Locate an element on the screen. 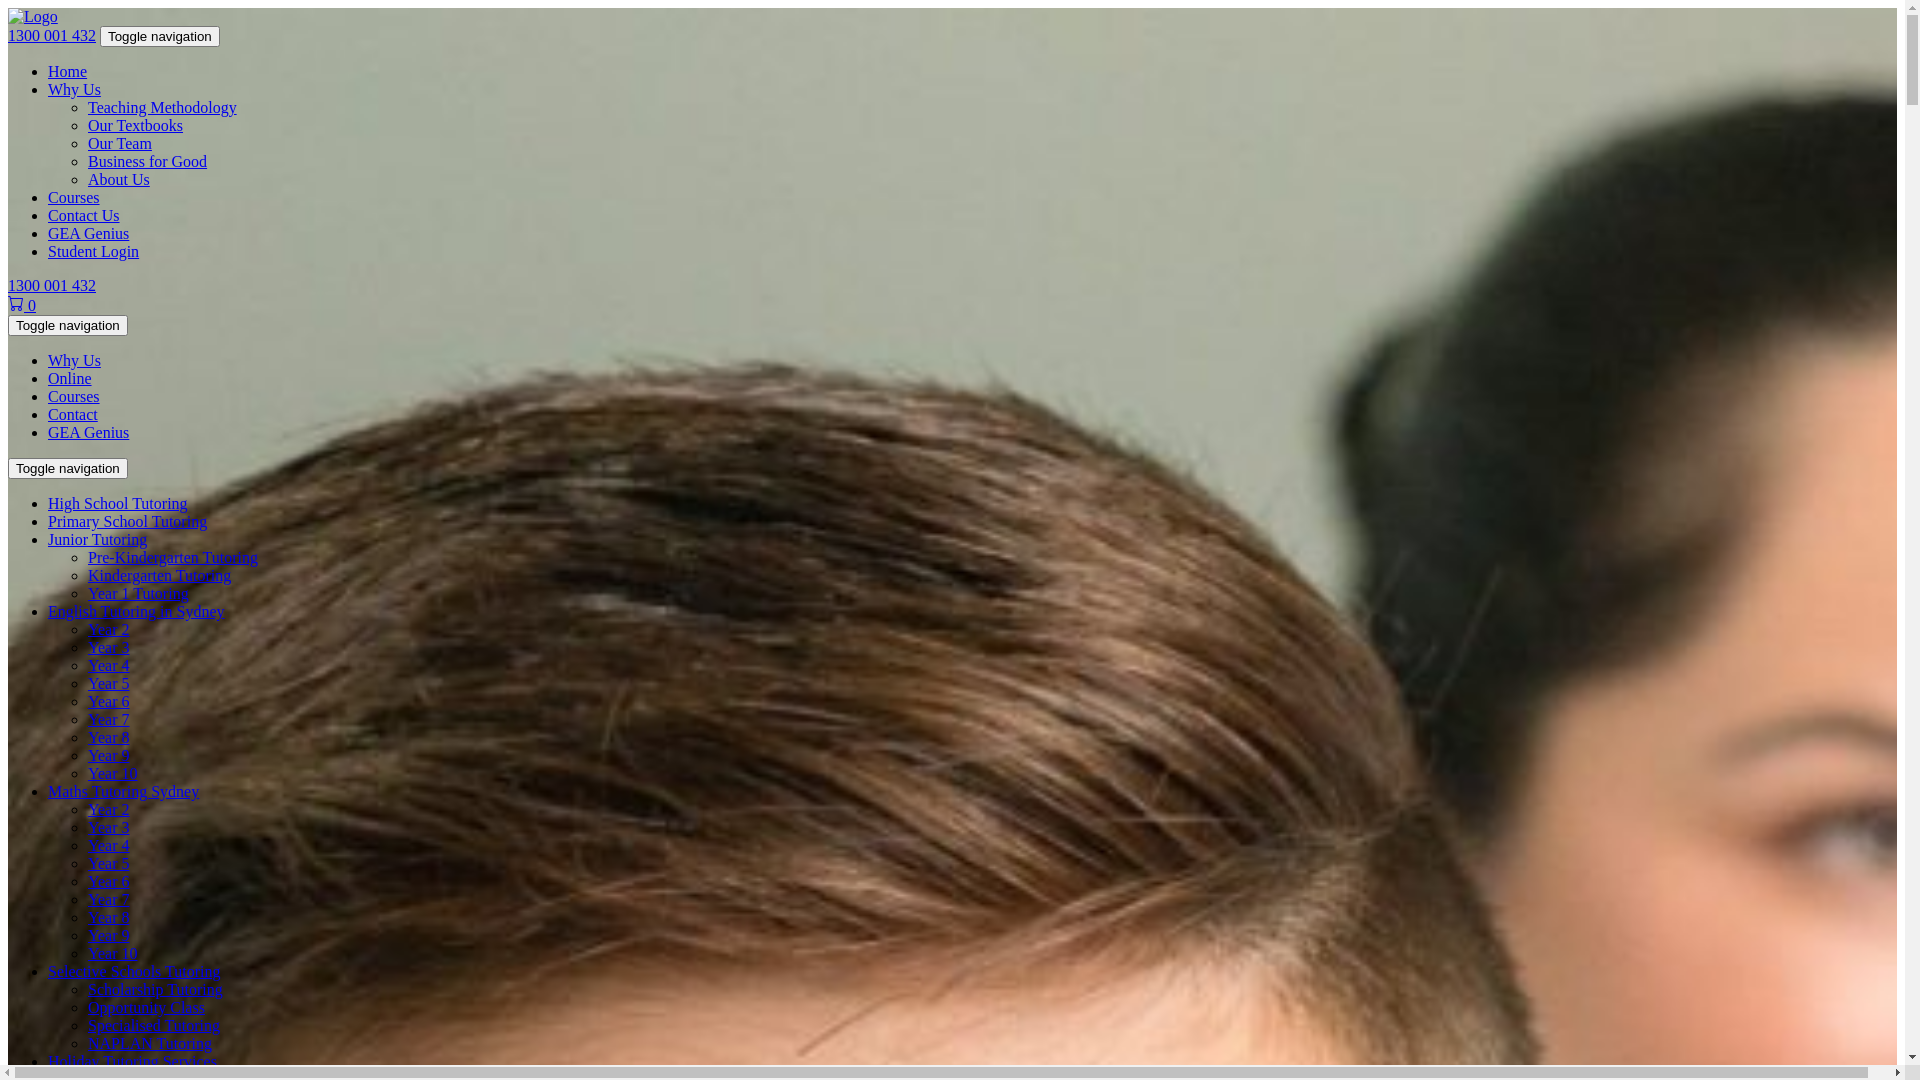 The image size is (1920, 1080). 'Online' is located at coordinates (70, 378).